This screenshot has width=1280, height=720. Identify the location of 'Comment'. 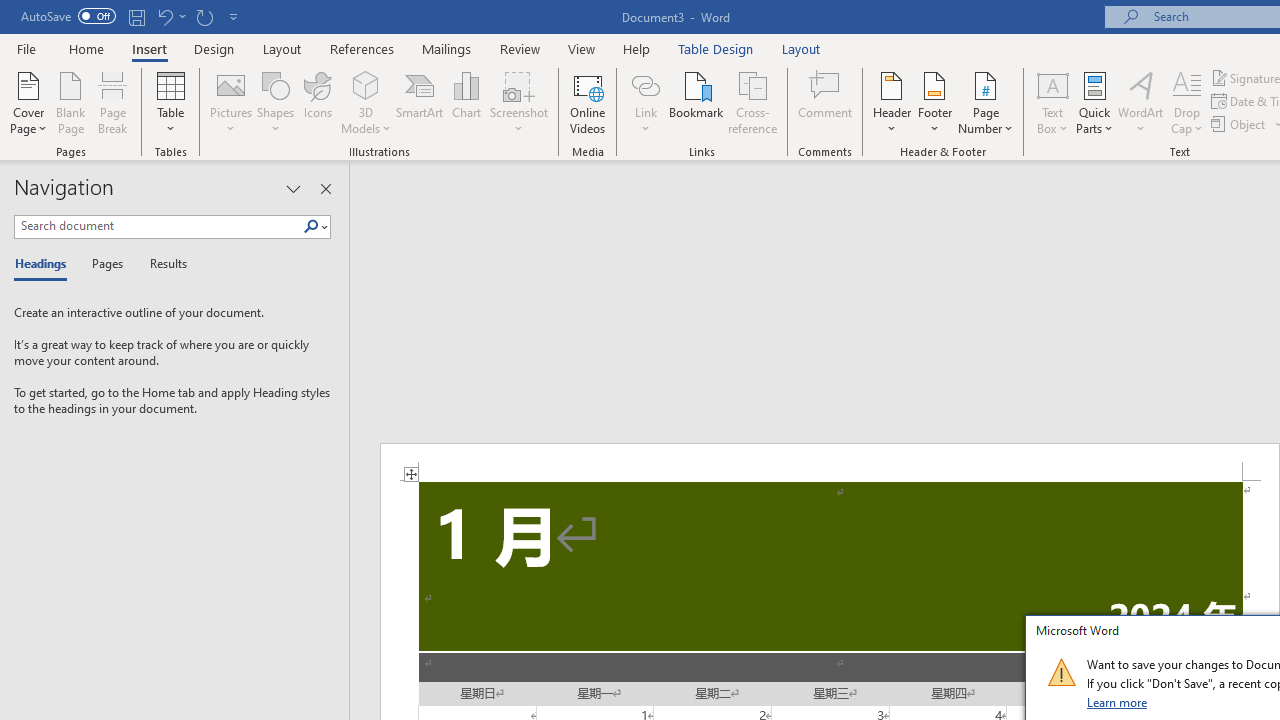
(825, 103).